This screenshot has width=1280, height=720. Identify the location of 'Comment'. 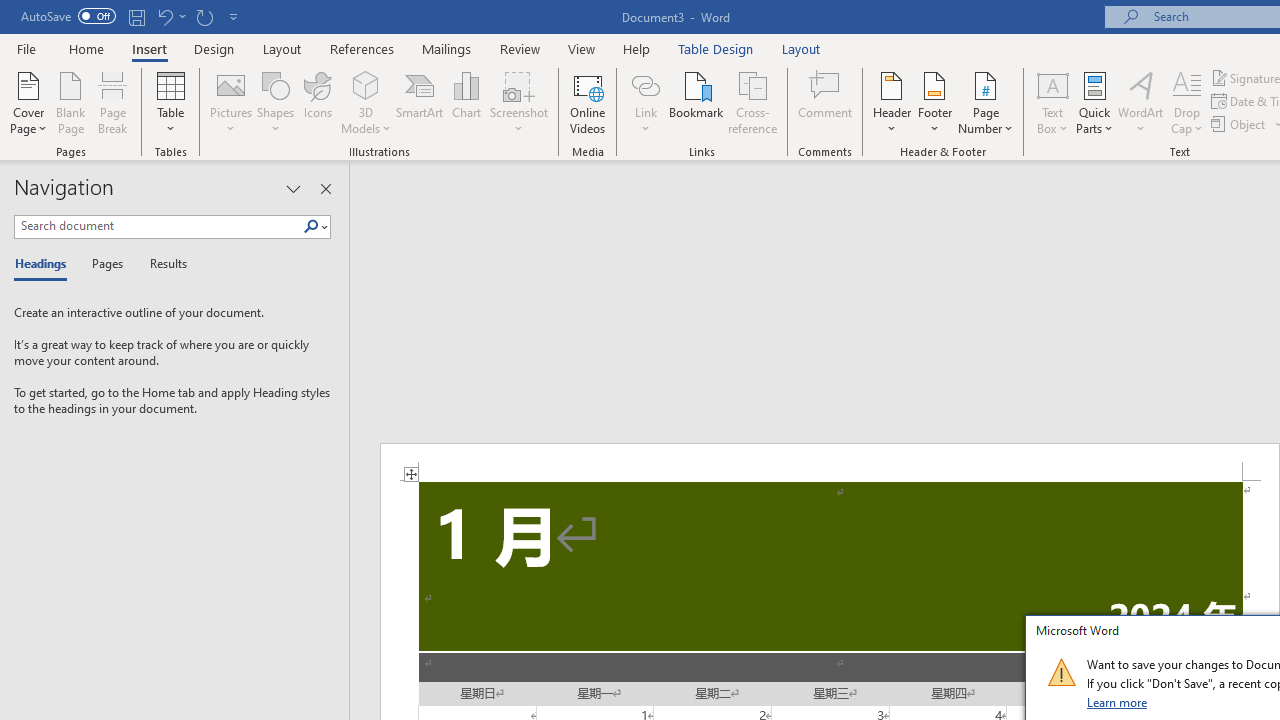
(825, 103).